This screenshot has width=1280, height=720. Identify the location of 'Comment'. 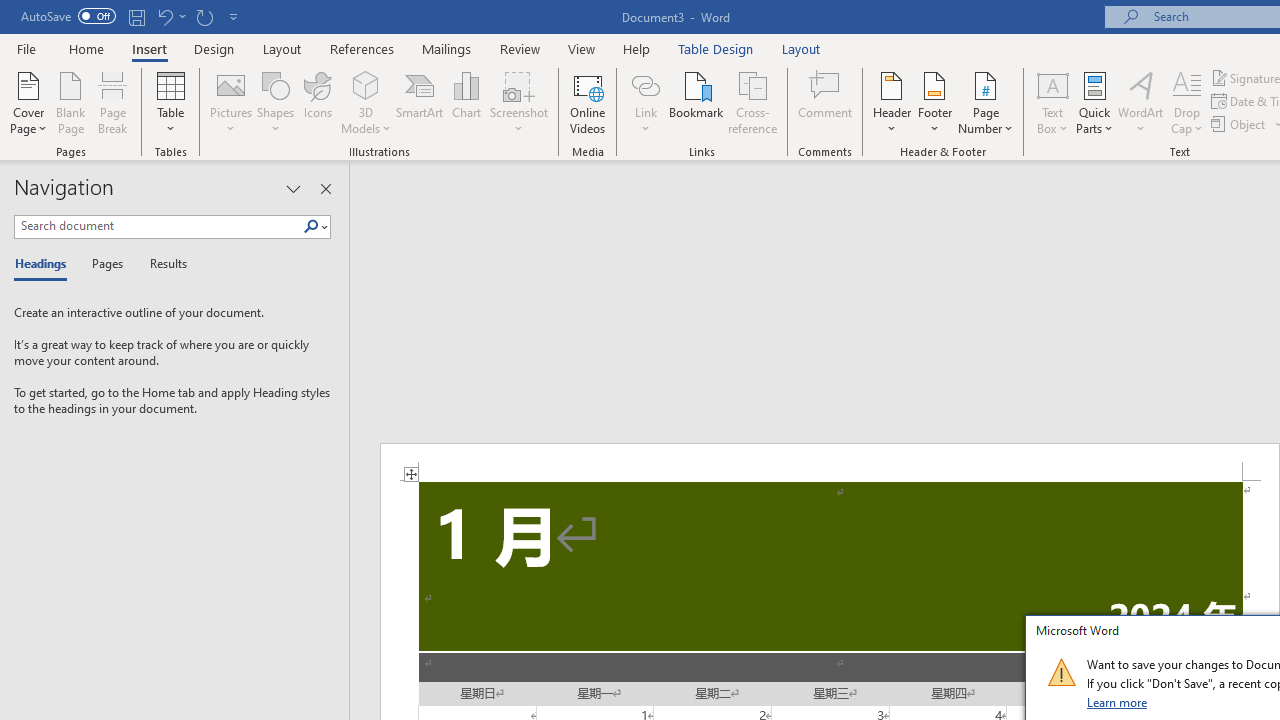
(825, 103).